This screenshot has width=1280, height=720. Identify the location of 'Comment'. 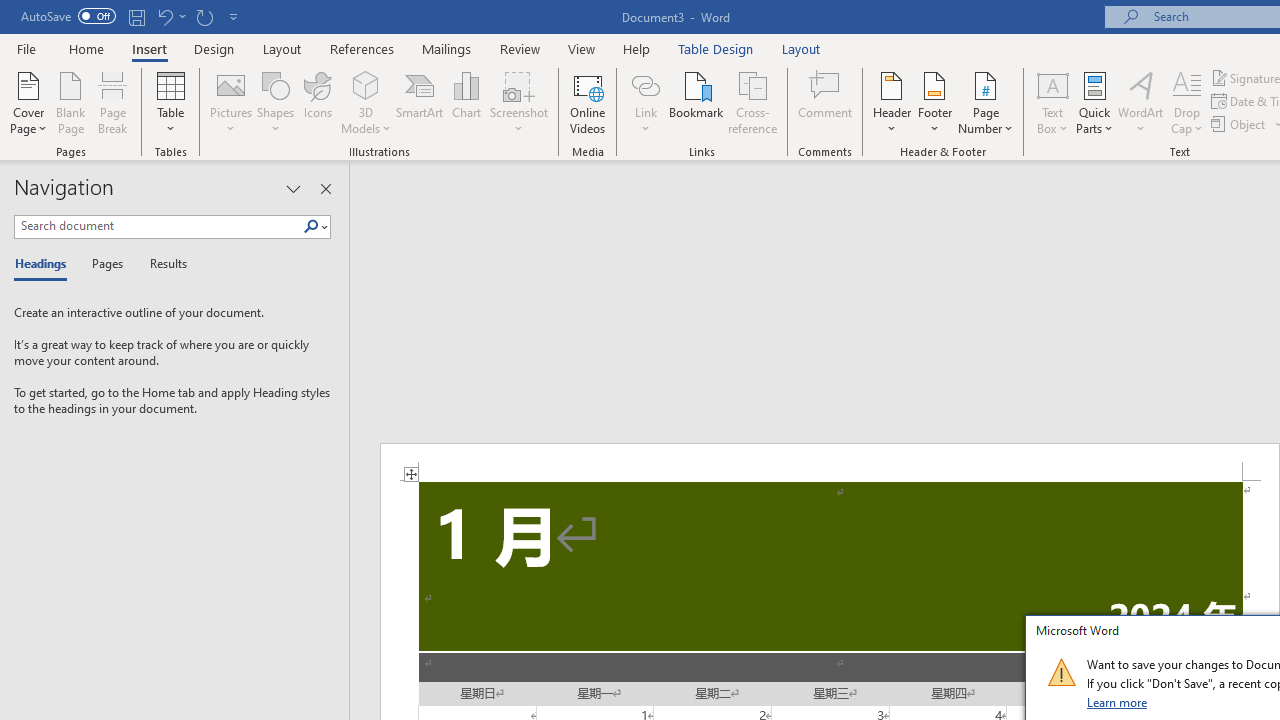
(825, 103).